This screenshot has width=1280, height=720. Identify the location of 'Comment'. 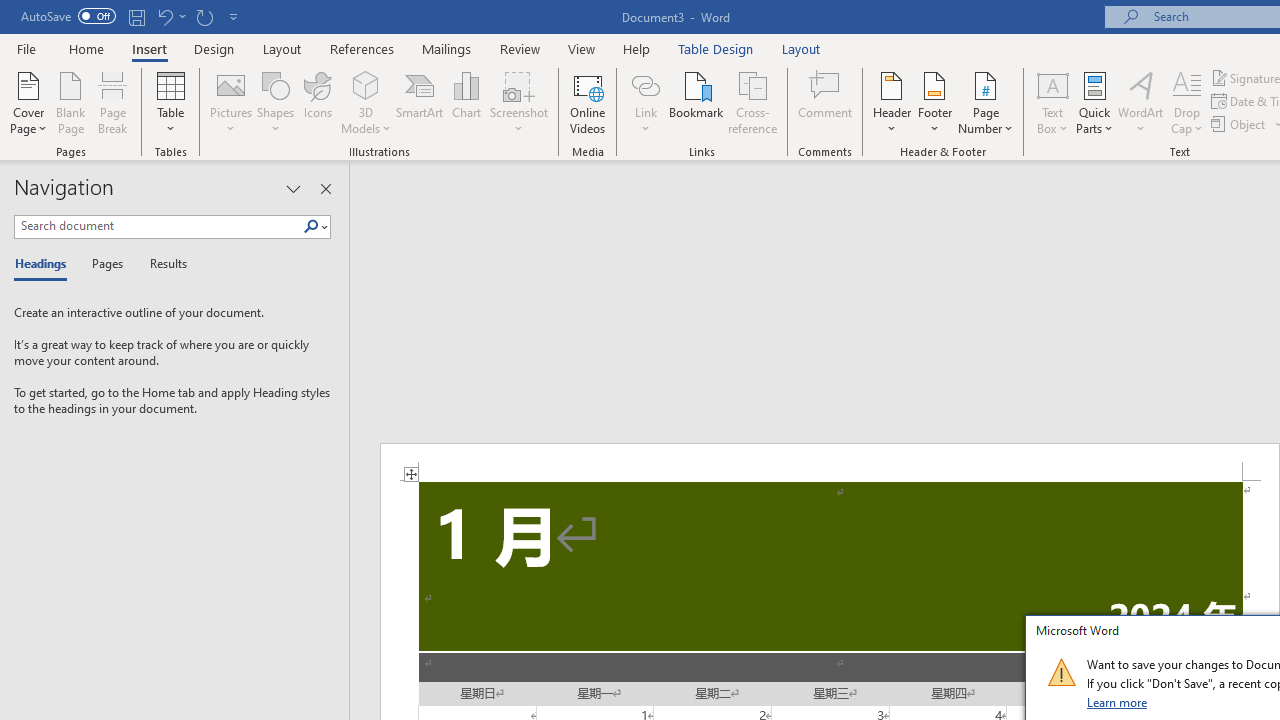
(825, 103).